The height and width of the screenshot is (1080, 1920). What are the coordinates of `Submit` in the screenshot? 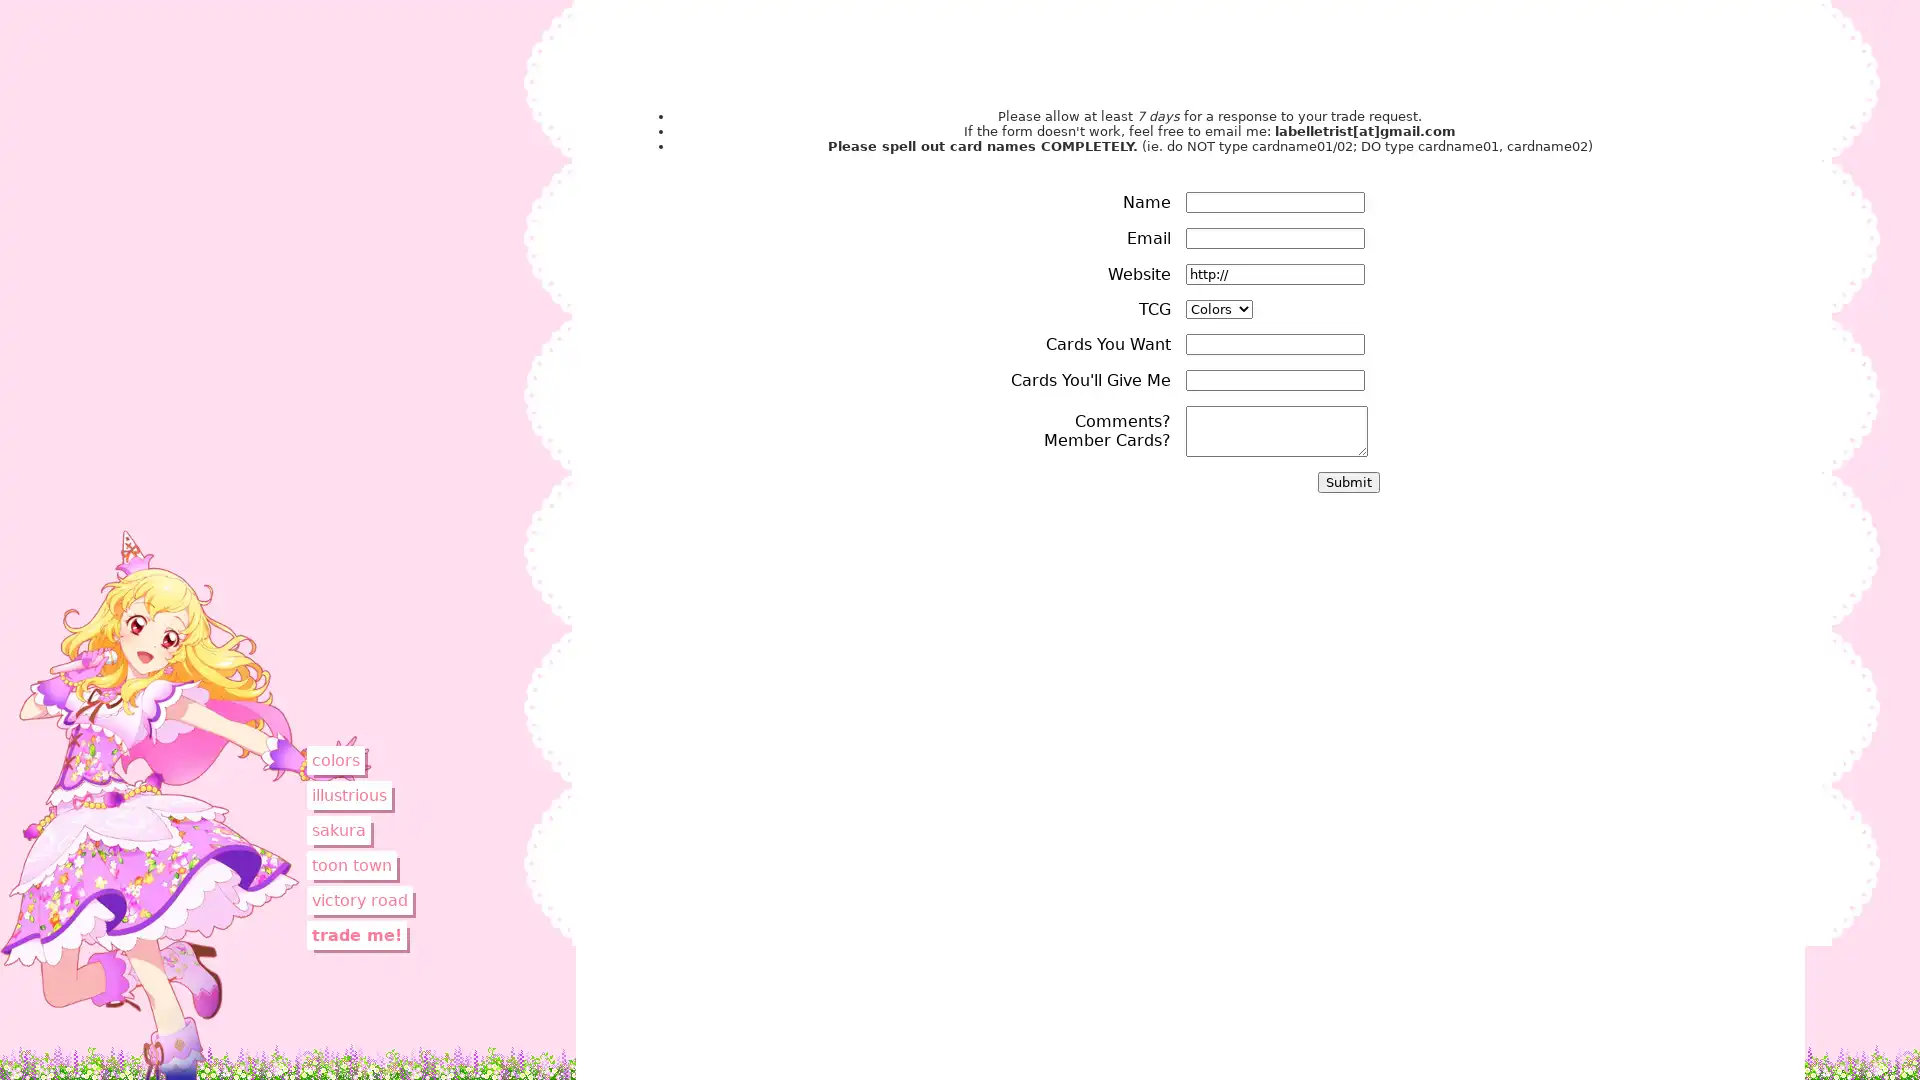 It's located at (1348, 481).